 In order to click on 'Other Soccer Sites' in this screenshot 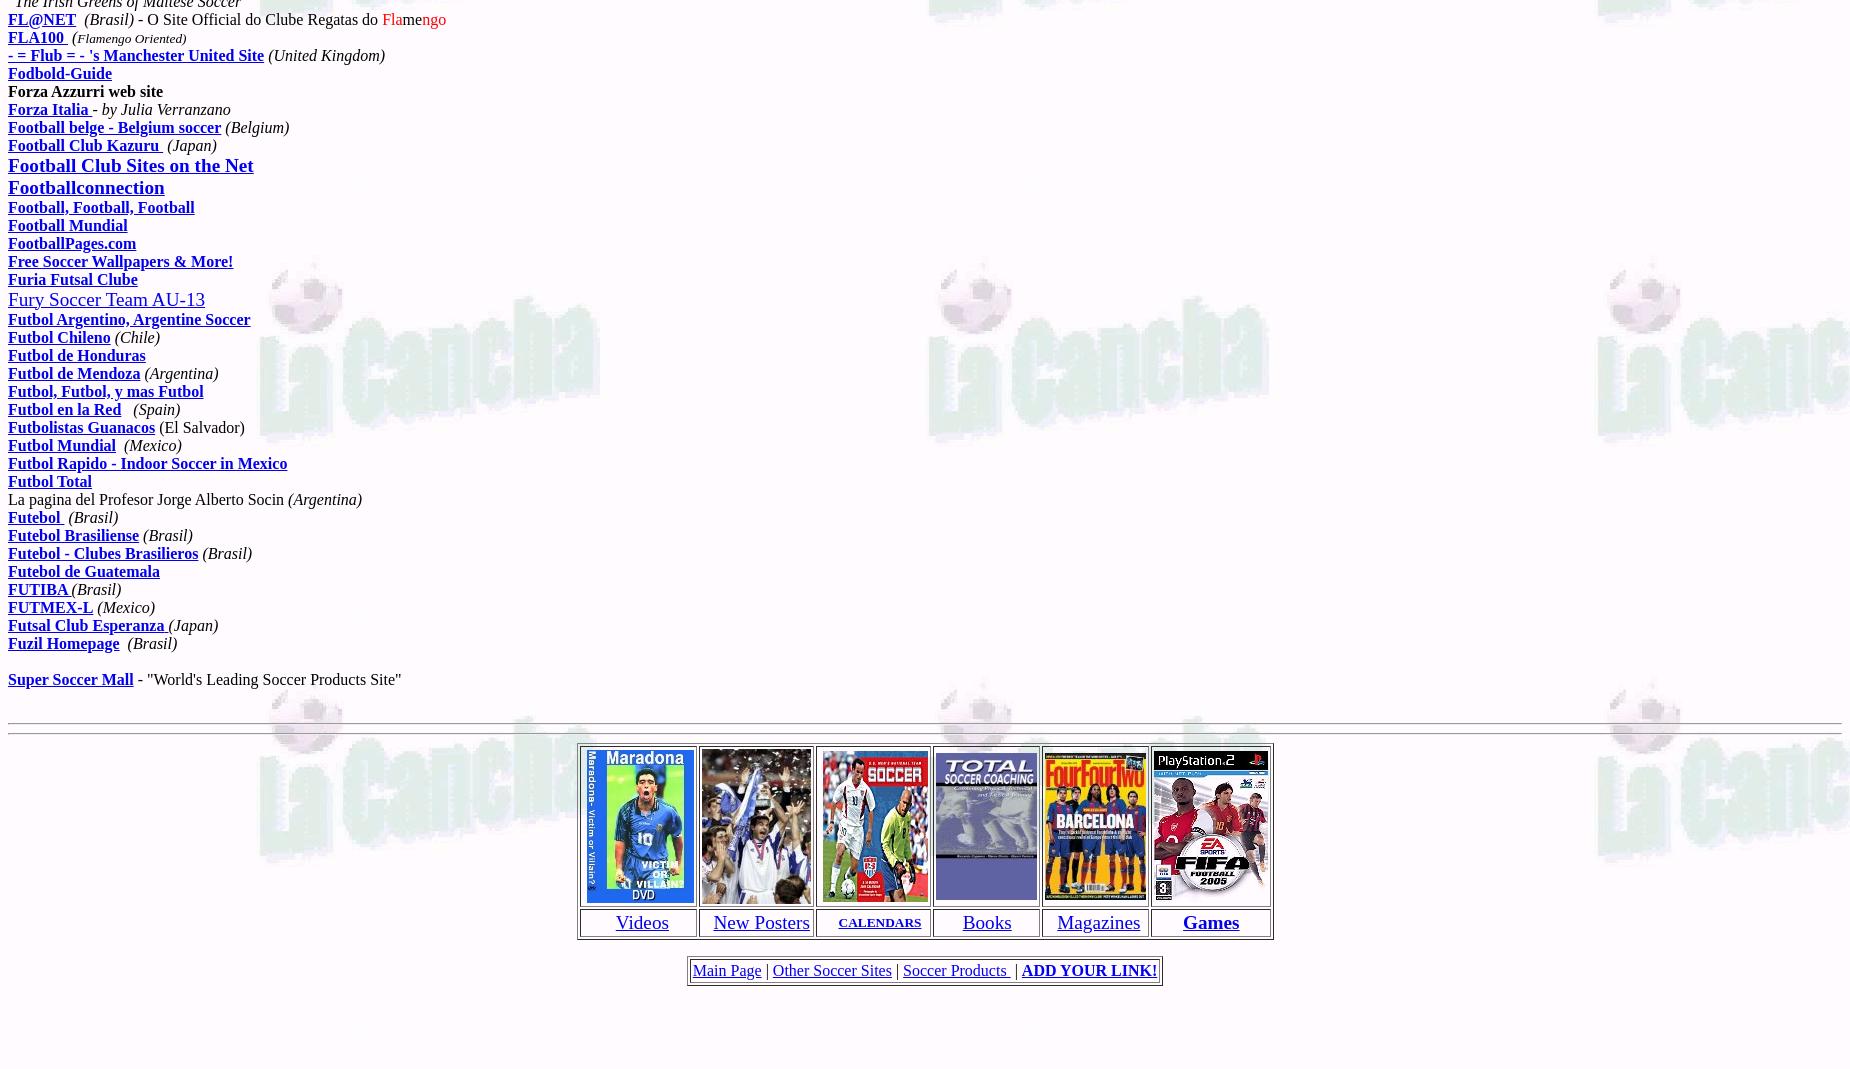, I will do `click(831, 969)`.